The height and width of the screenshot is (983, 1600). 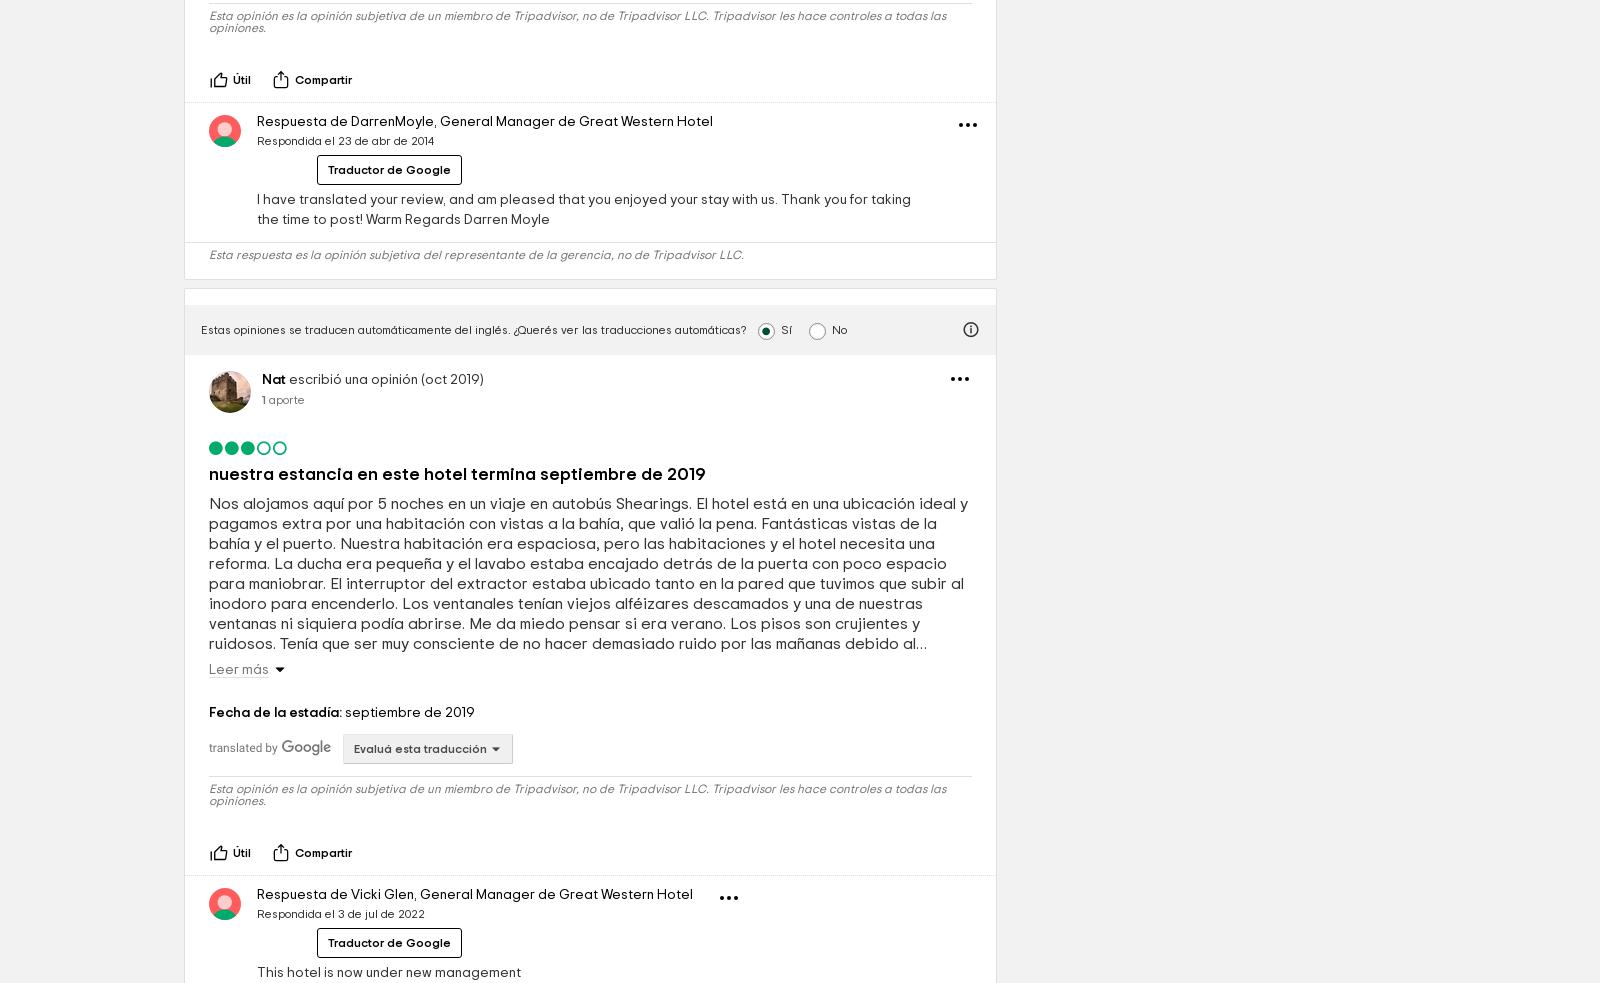 What do you see at coordinates (389, 308) in the screenshot?
I see `'Traductor de Google'` at bounding box center [389, 308].